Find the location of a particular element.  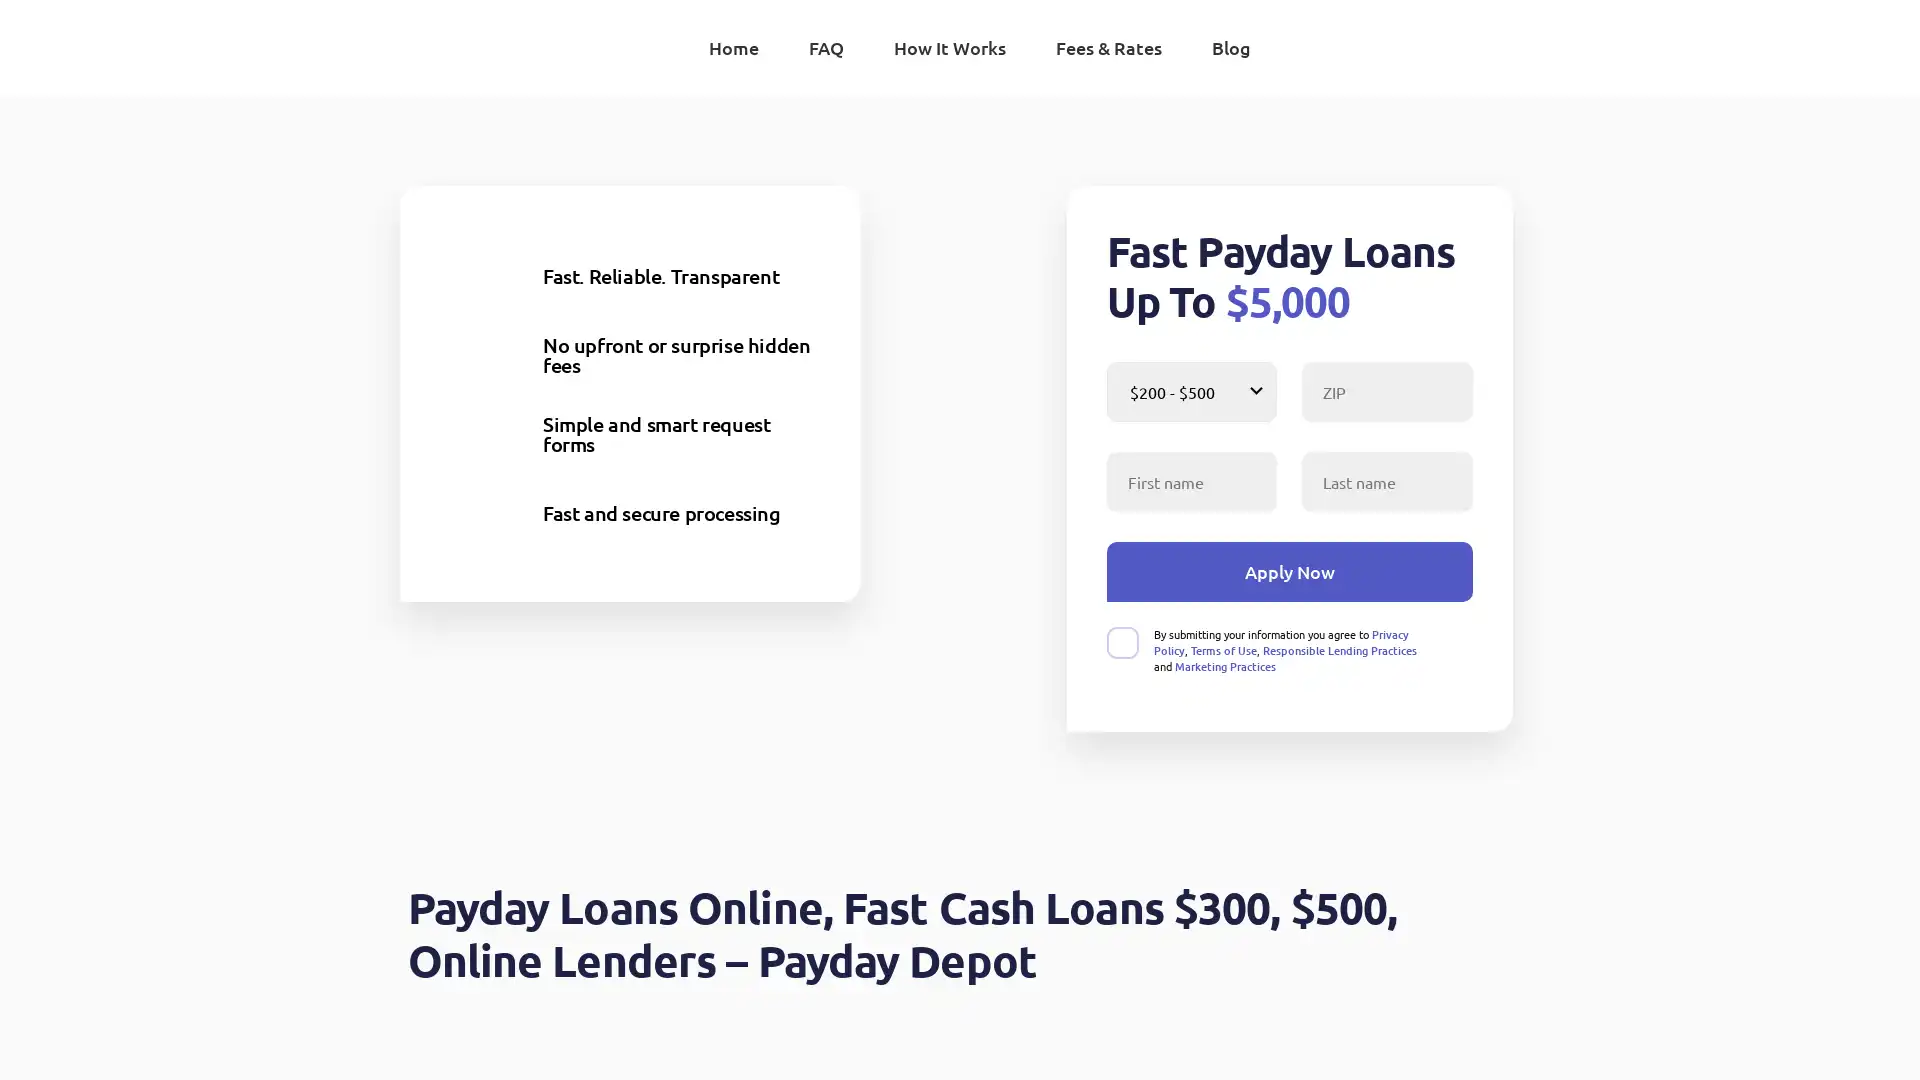

Apply Now is located at coordinates (1289, 570).